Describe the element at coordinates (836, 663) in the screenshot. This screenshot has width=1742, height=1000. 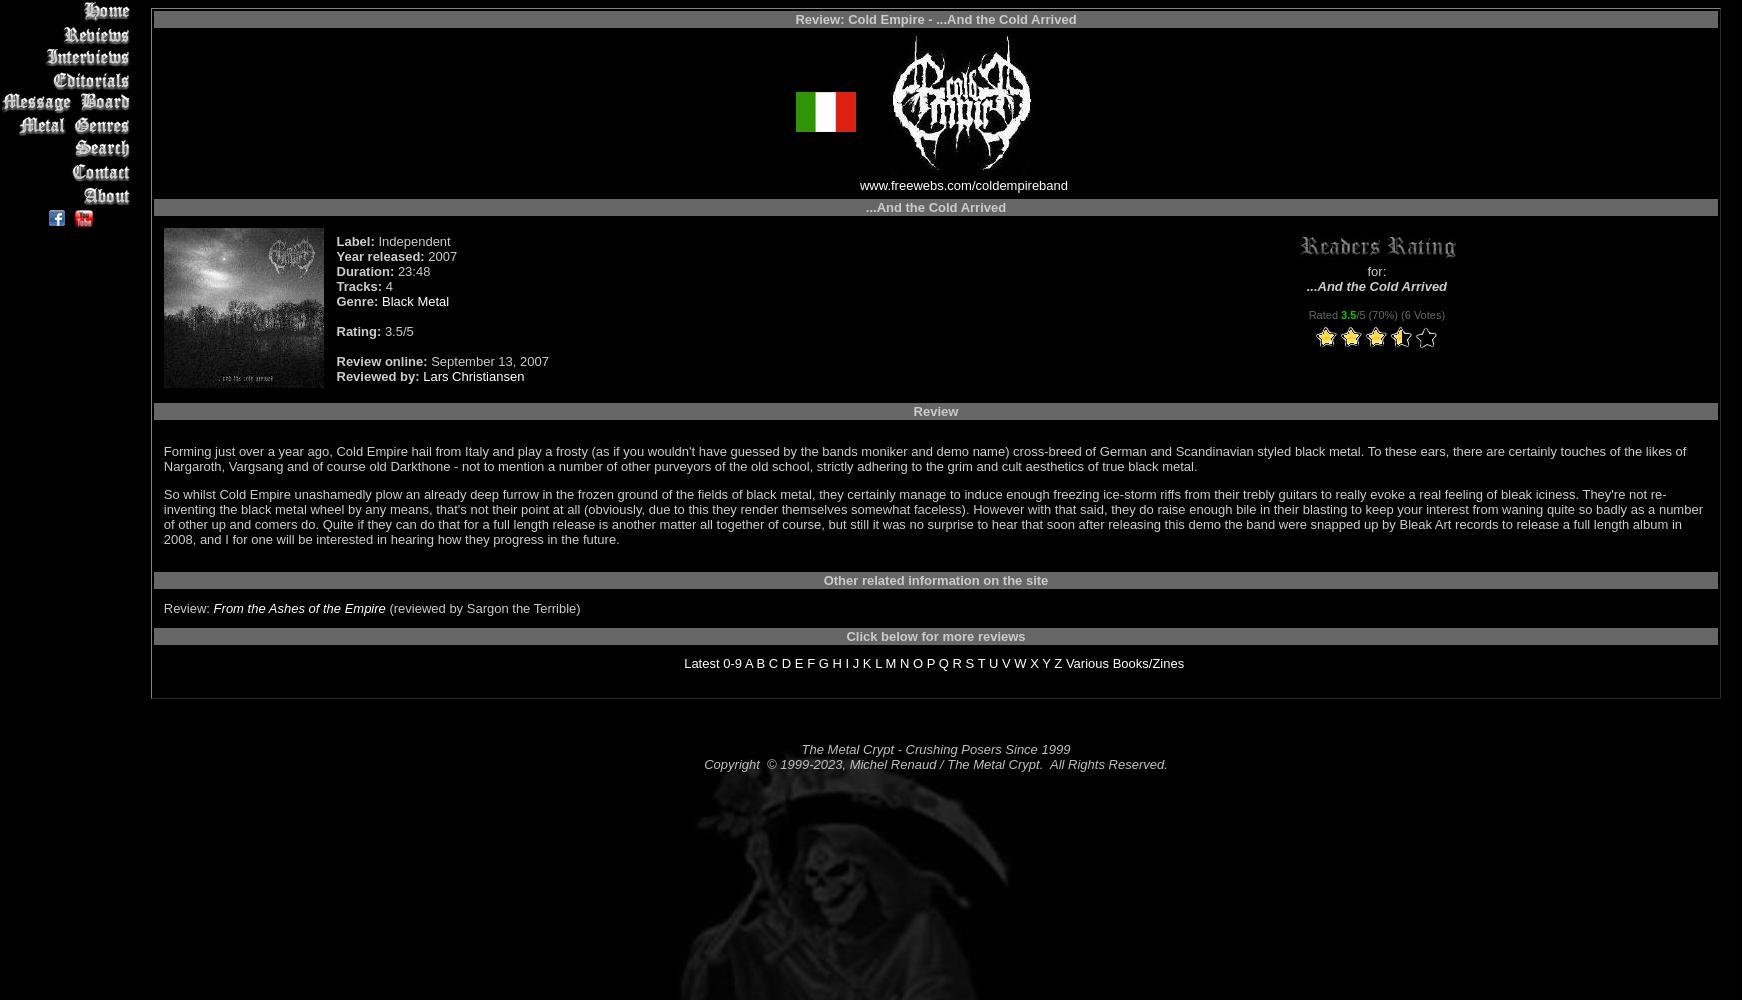
I see `'H'` at that location.